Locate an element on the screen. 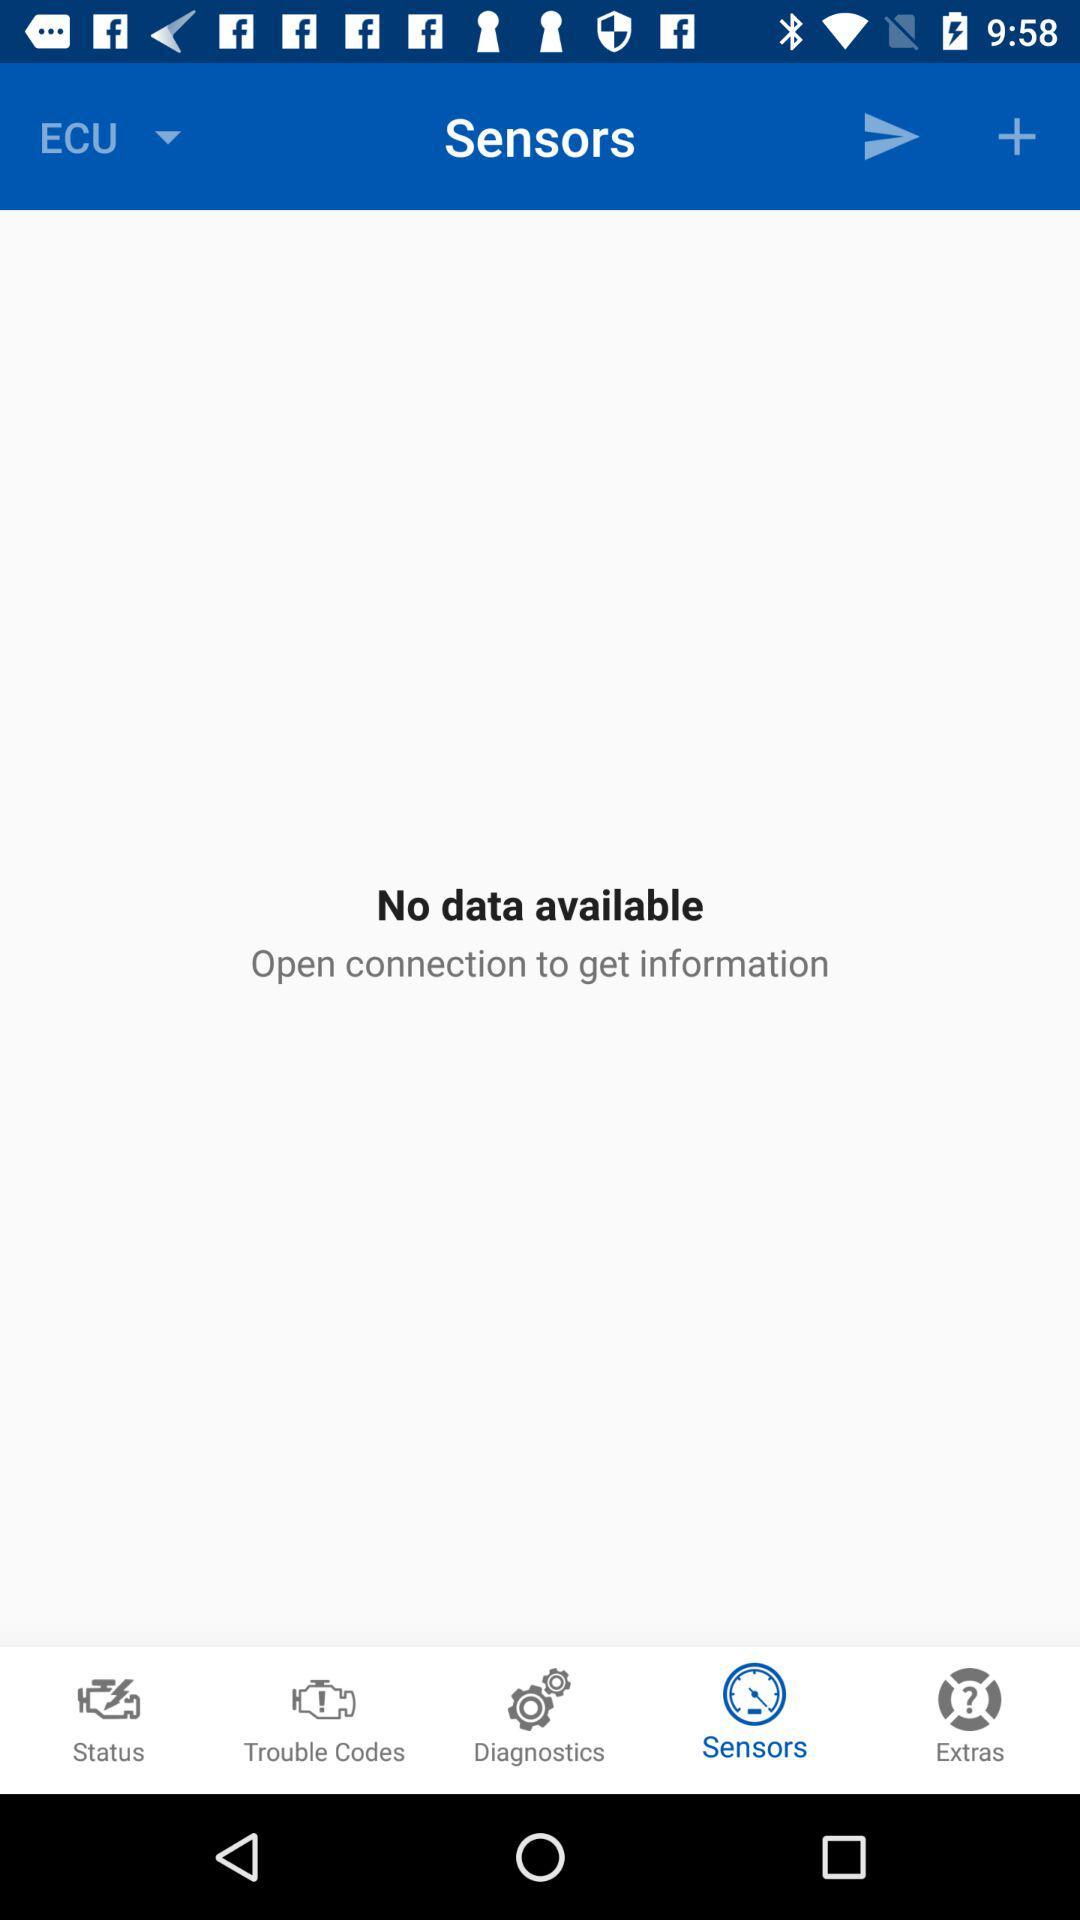 This screenshot has width=1080, height=1920. item to the right of sensors item is located at coordinates (890, 135).